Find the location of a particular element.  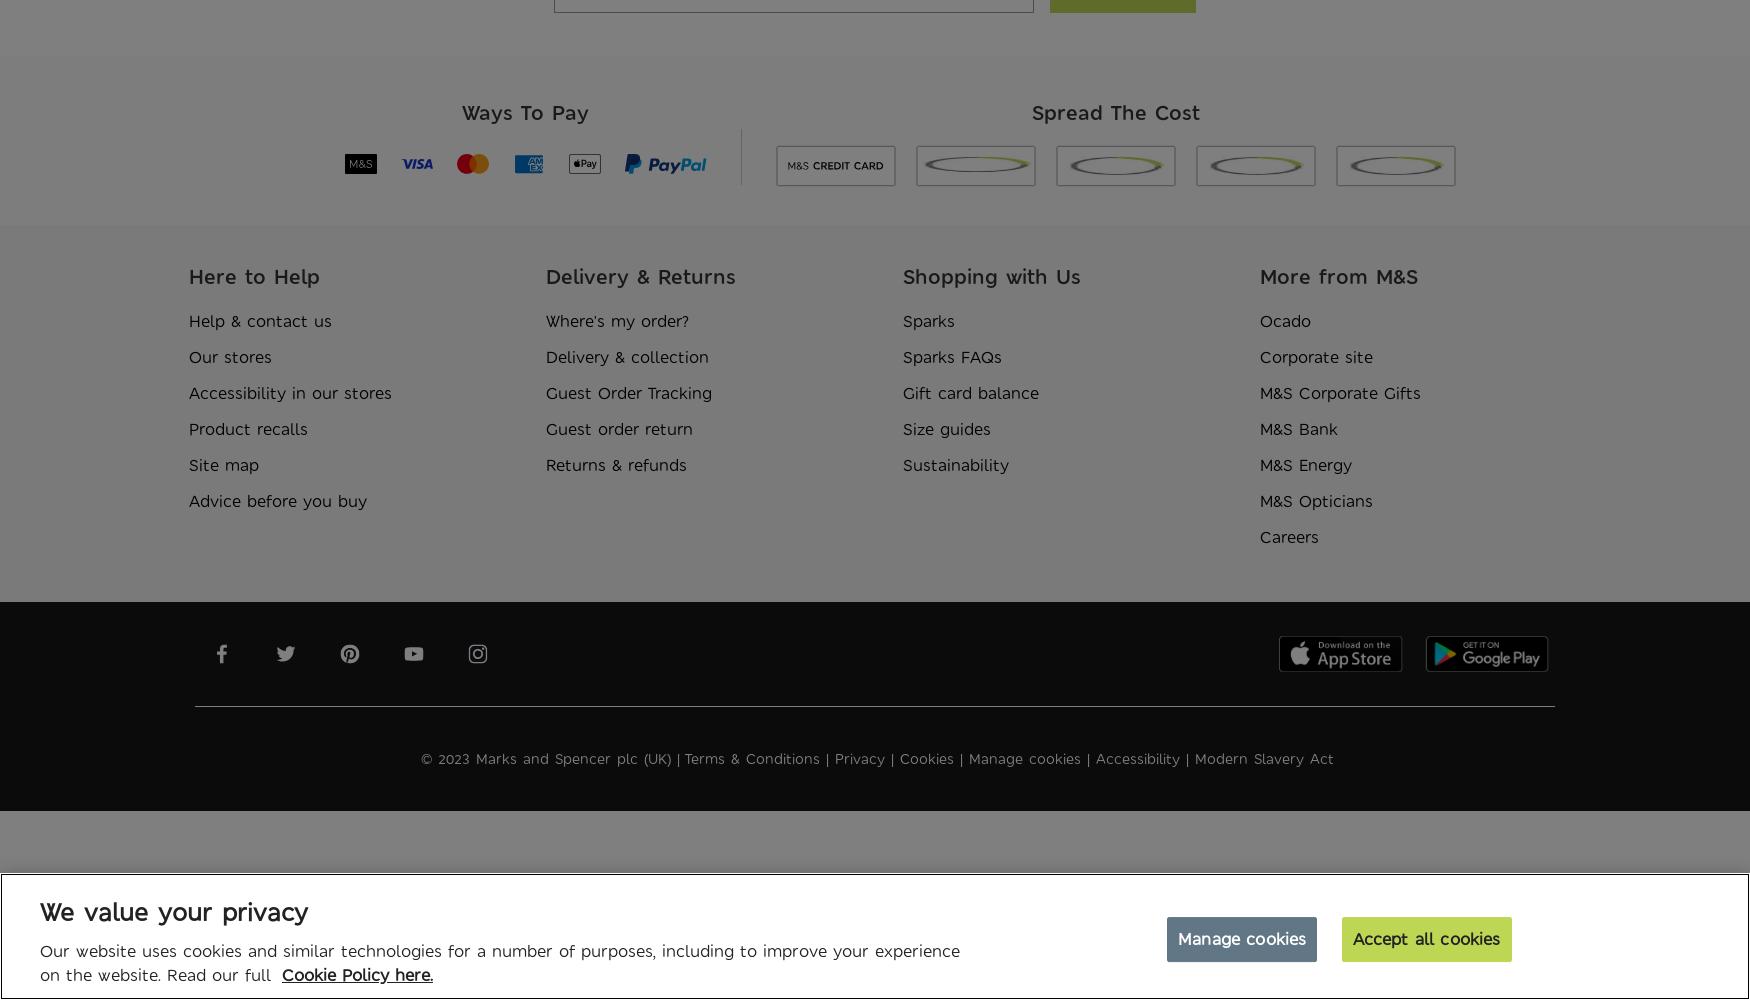

'Returns & refunds' is located at coordinates (545, 464).